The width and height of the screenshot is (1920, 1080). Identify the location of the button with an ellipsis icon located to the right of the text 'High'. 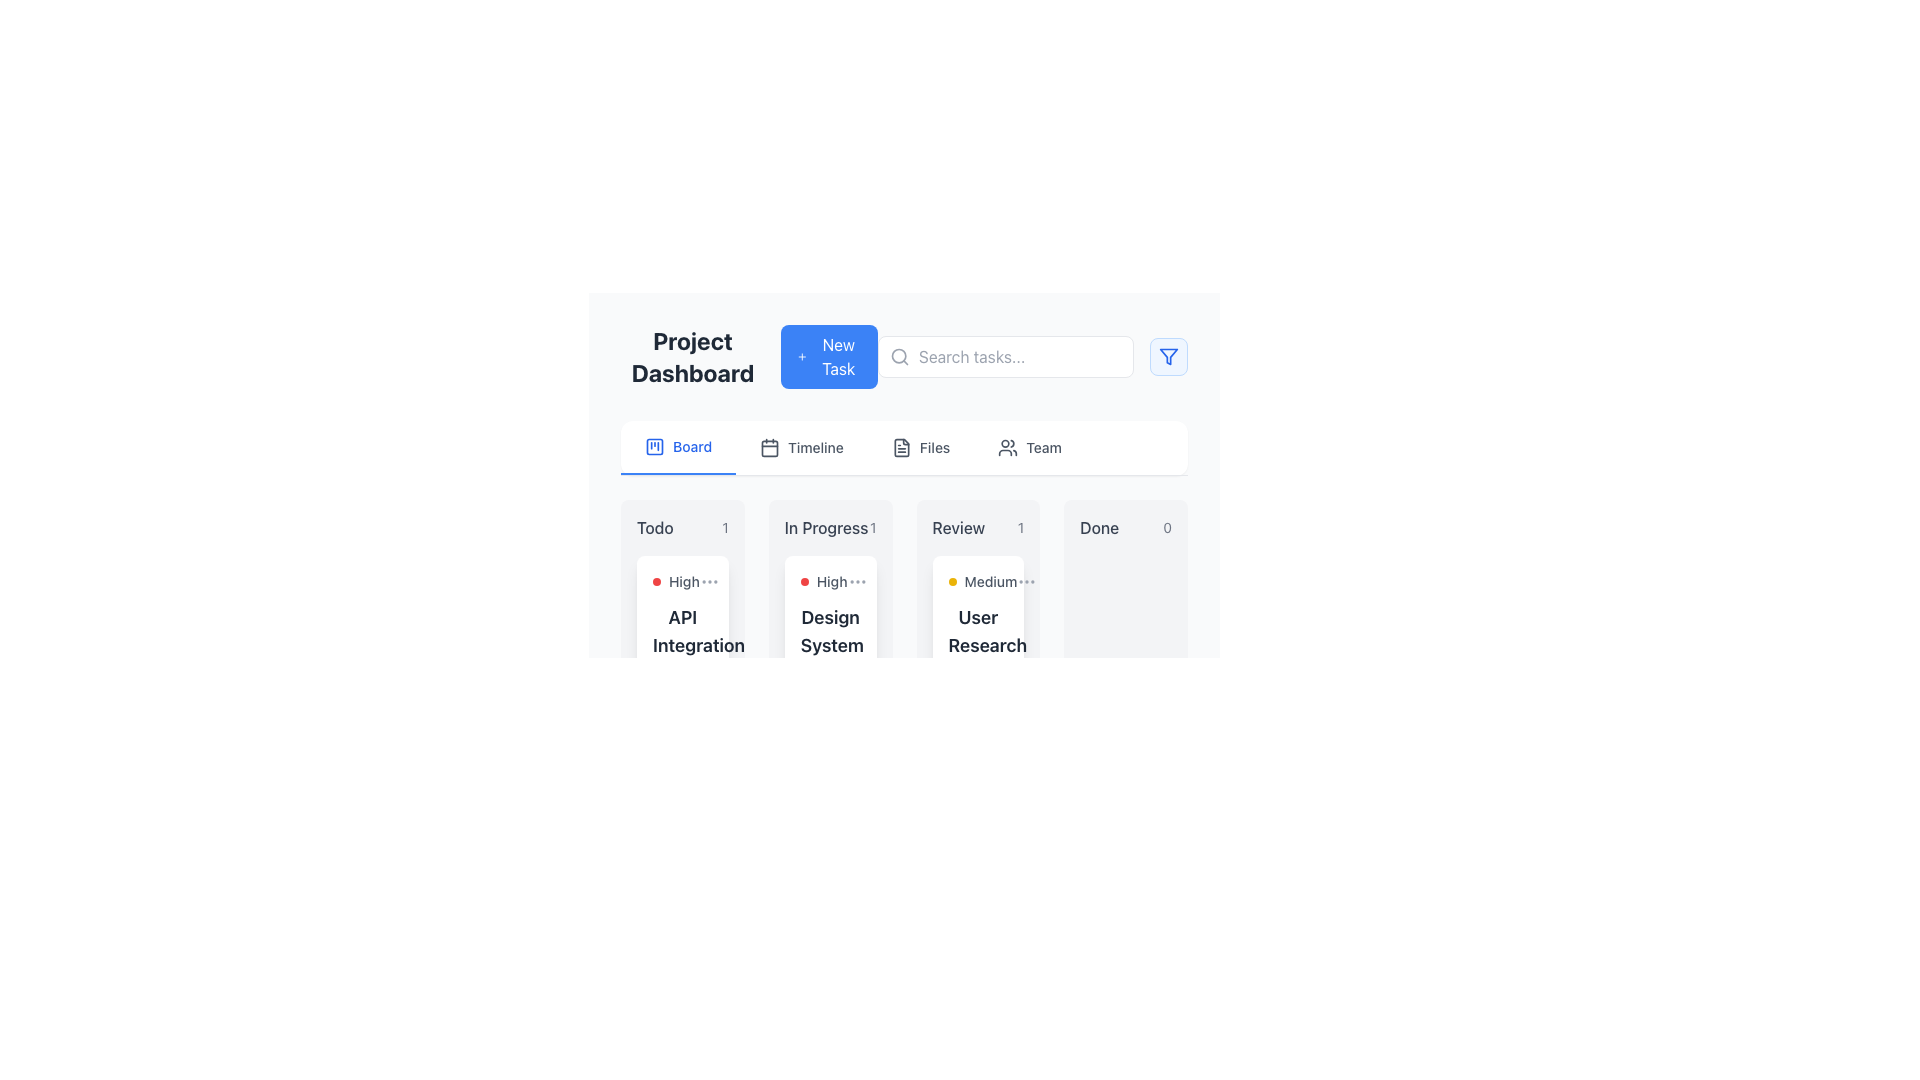
(709, 582).